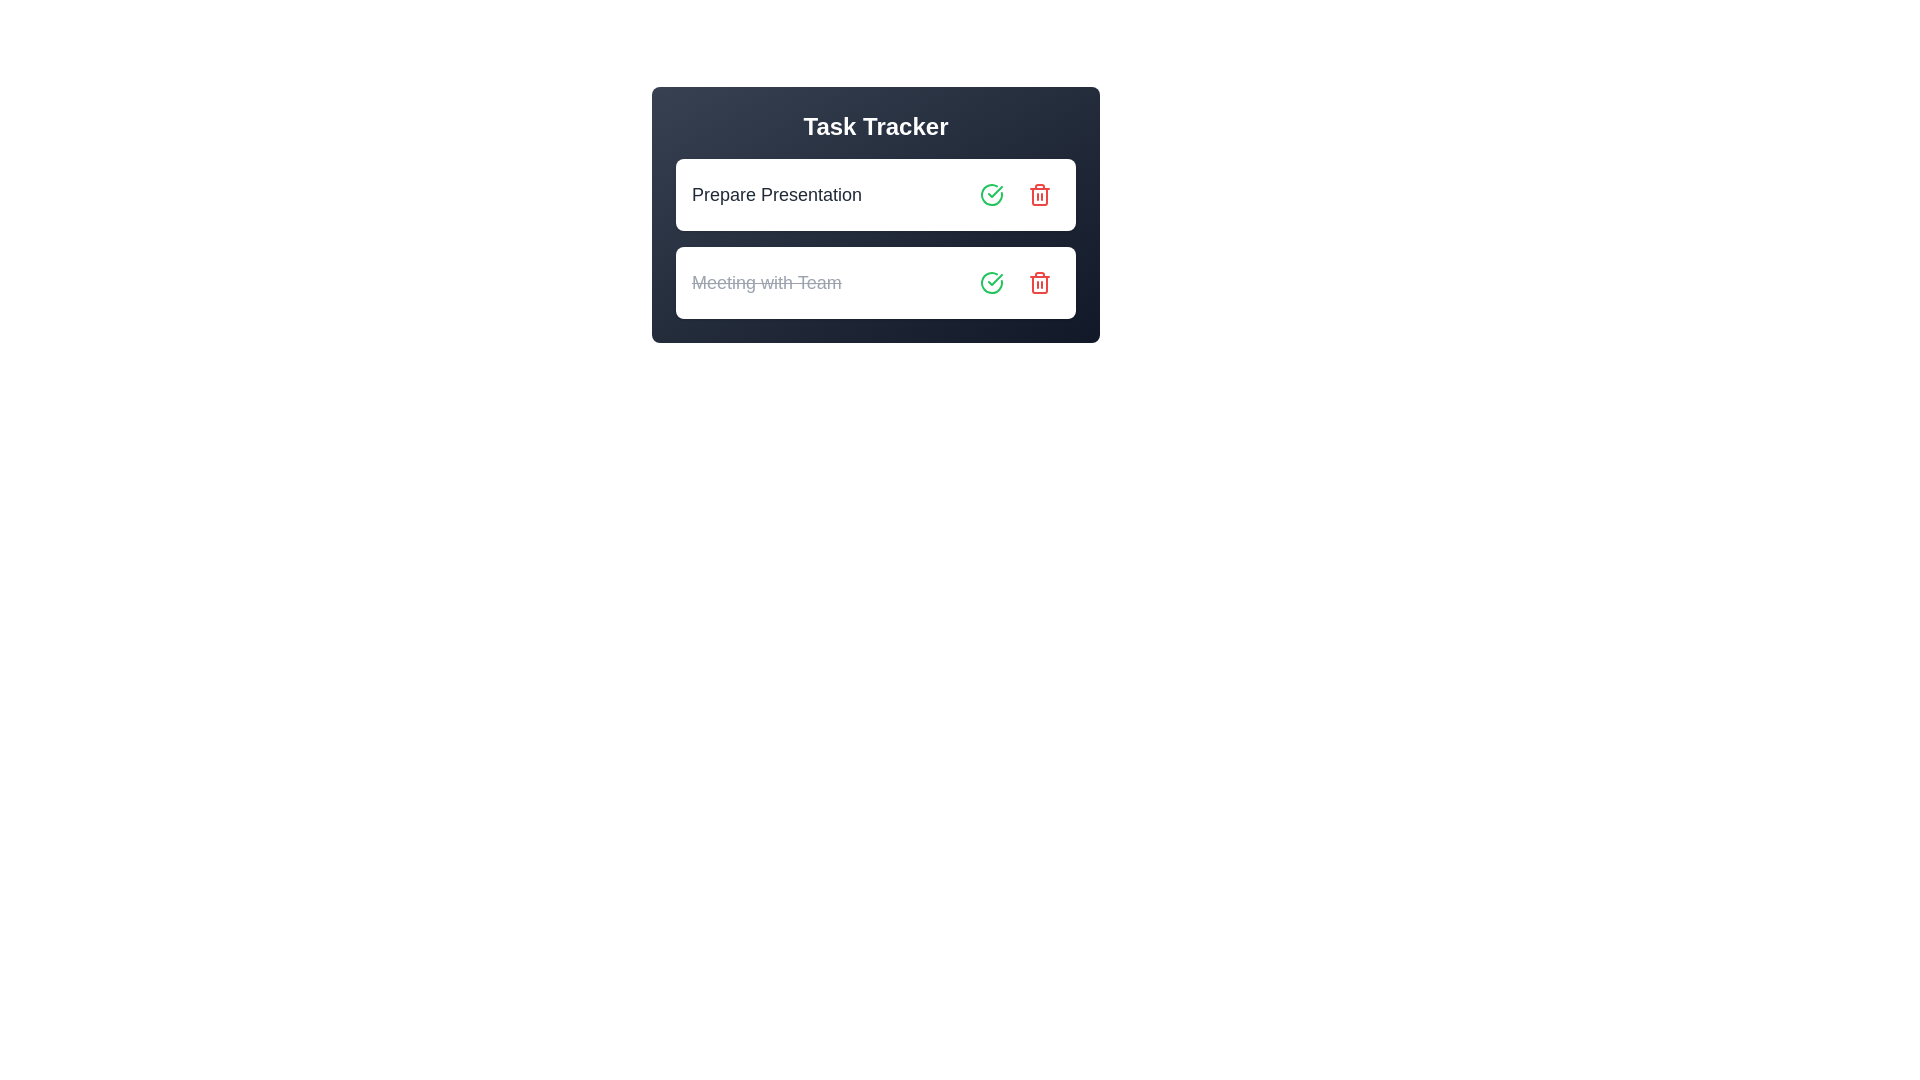 The image size is (1920, 1080). Describe the element at coordinates (765, 282) in the screenshot. I see `the text label displaying 'Meeting with Team', which is marked as completed with a strikethrough pattern and appears in gray color` at that location.